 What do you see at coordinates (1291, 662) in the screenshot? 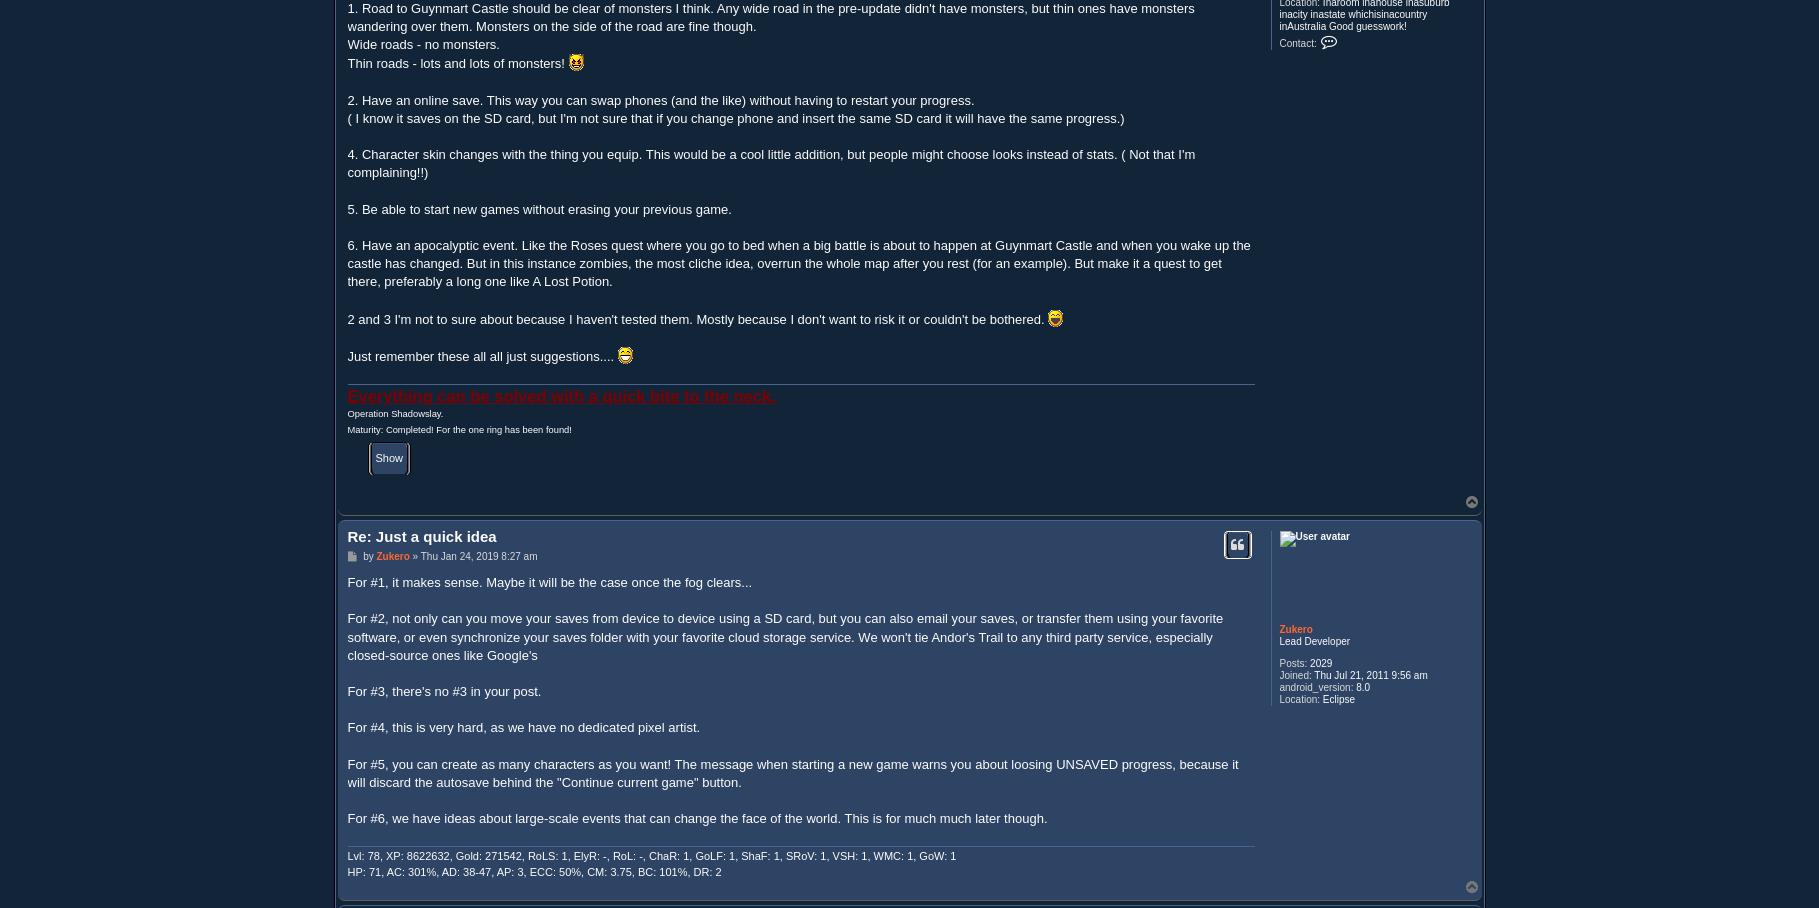
I see `'Posts:'` at bounding box center [1291, 662].